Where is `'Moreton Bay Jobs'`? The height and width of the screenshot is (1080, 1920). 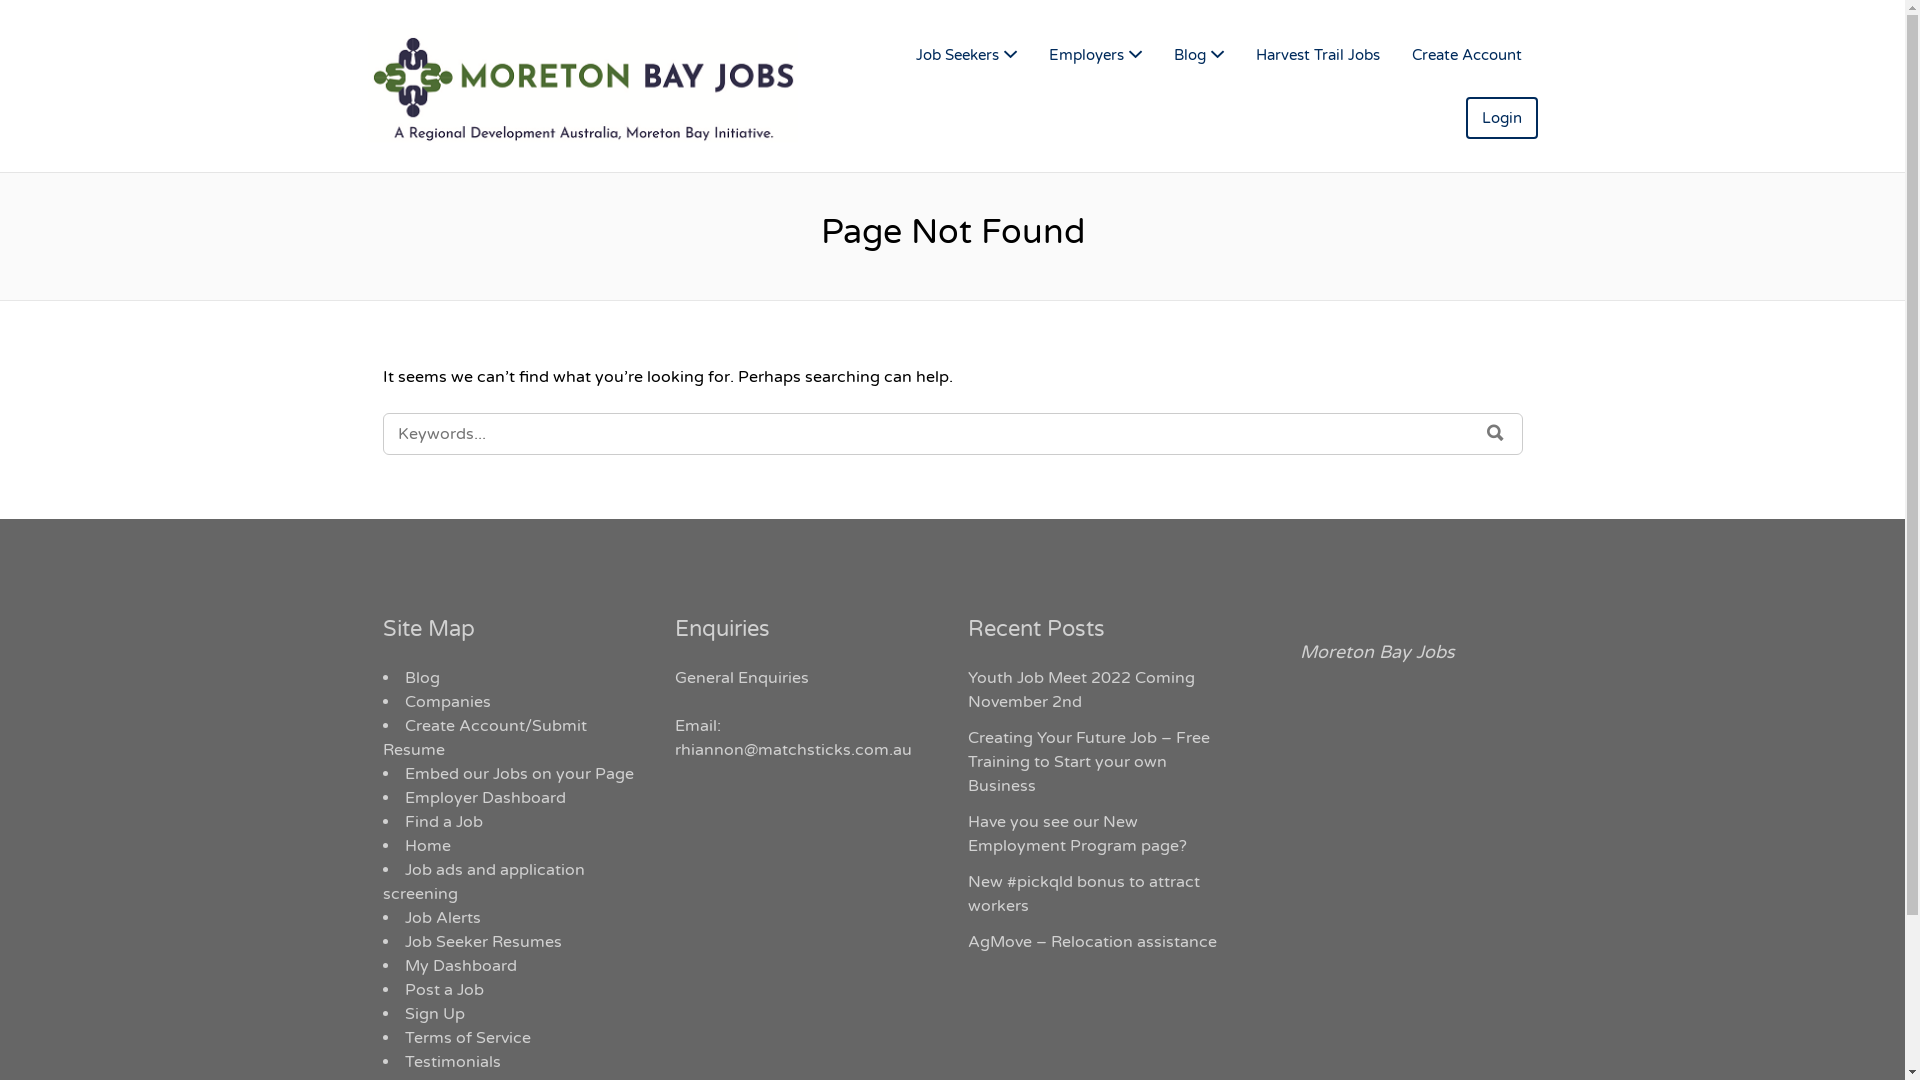 'Moreton Bay Jobs' is located at coordinates (1376, 651).